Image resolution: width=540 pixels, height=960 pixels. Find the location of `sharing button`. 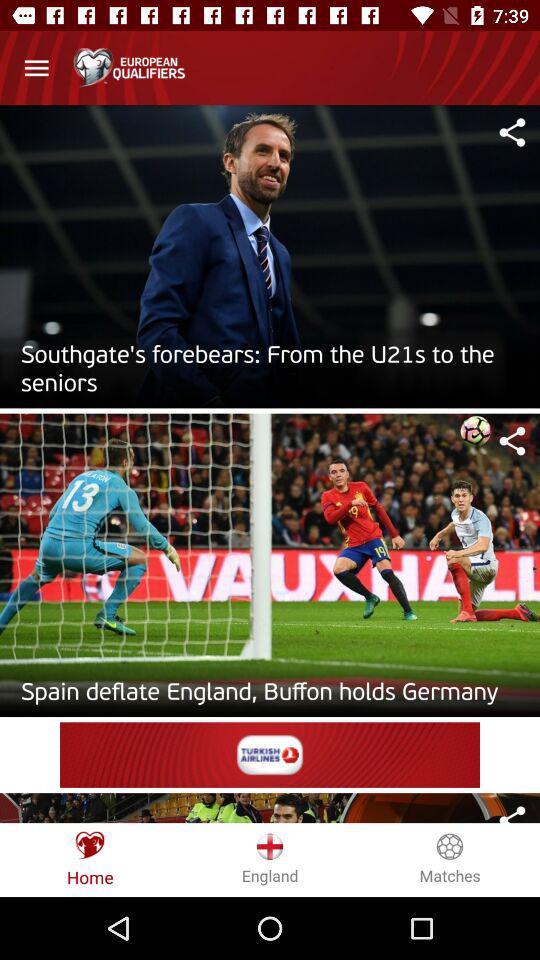

sharing button is located at coordinates (512, 813).